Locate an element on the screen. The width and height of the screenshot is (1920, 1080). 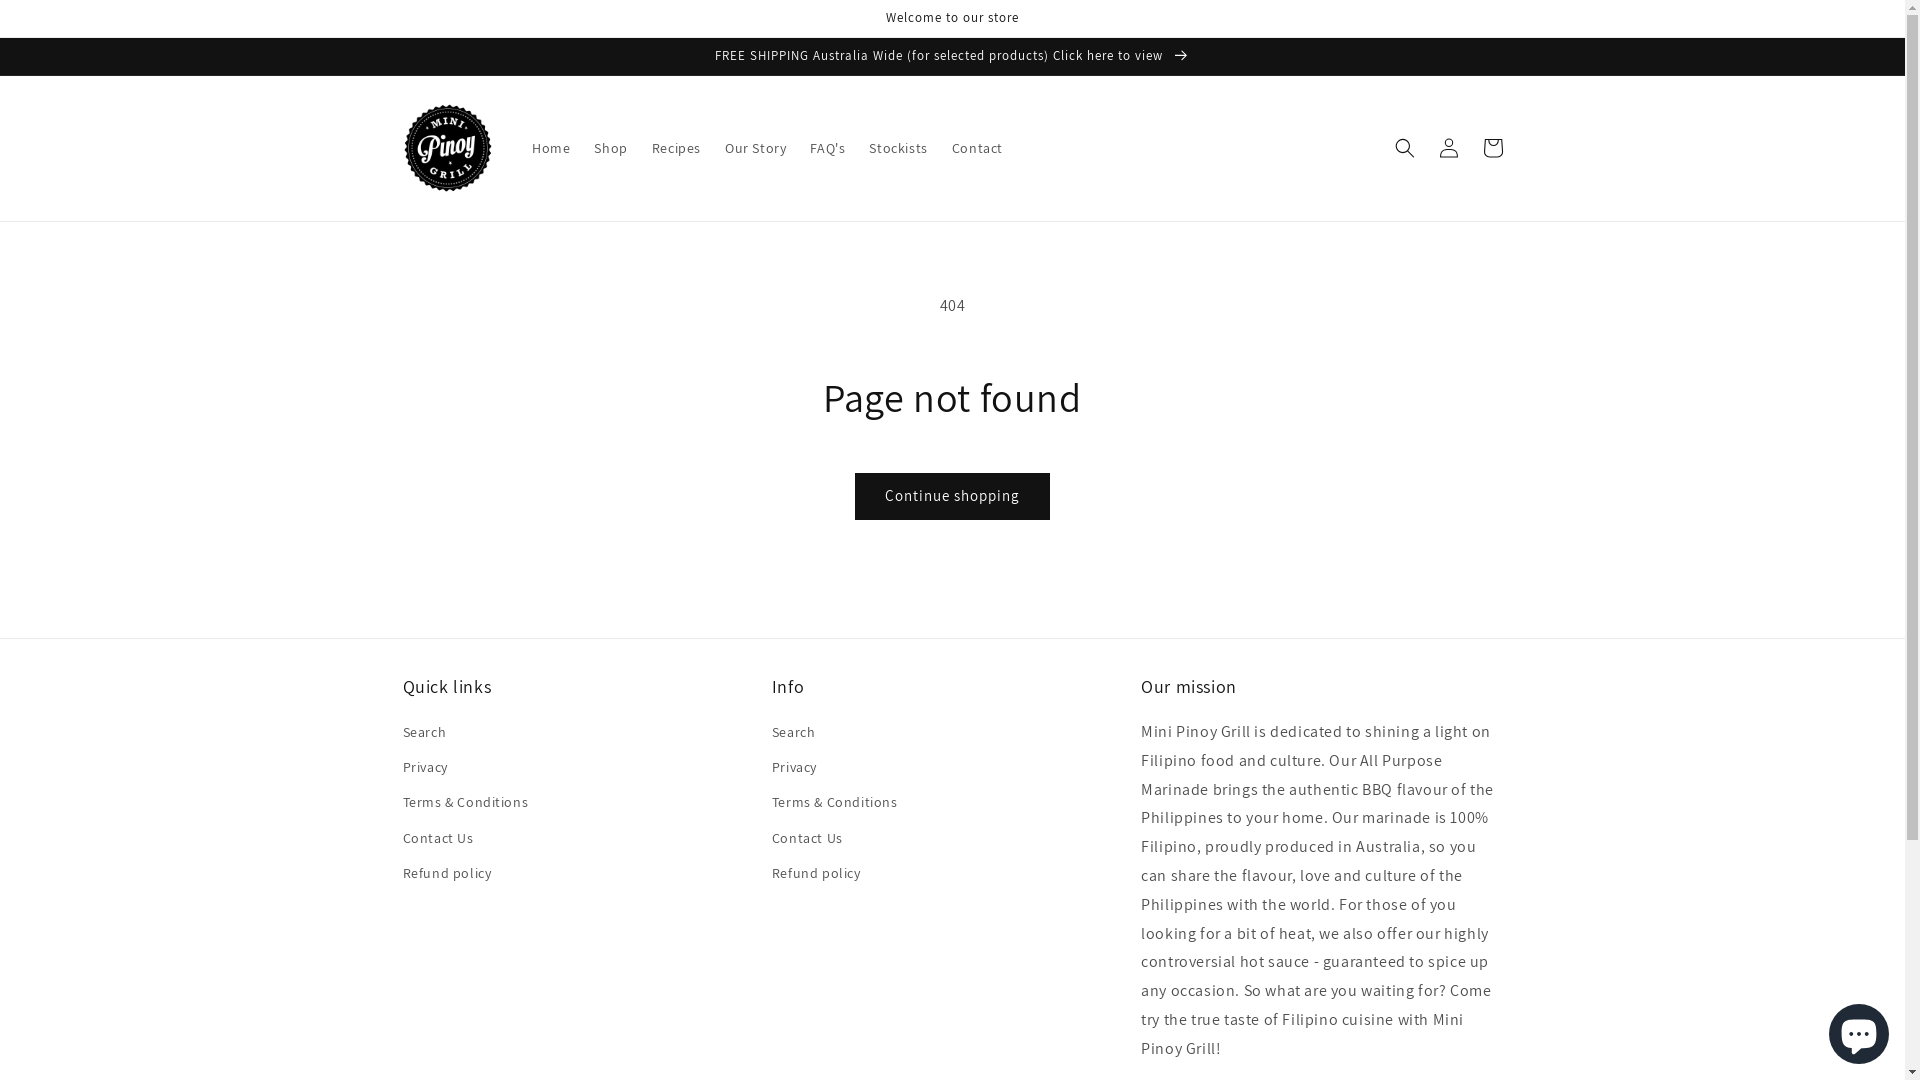
'Refund policy' is located at coordinates (816, 872).